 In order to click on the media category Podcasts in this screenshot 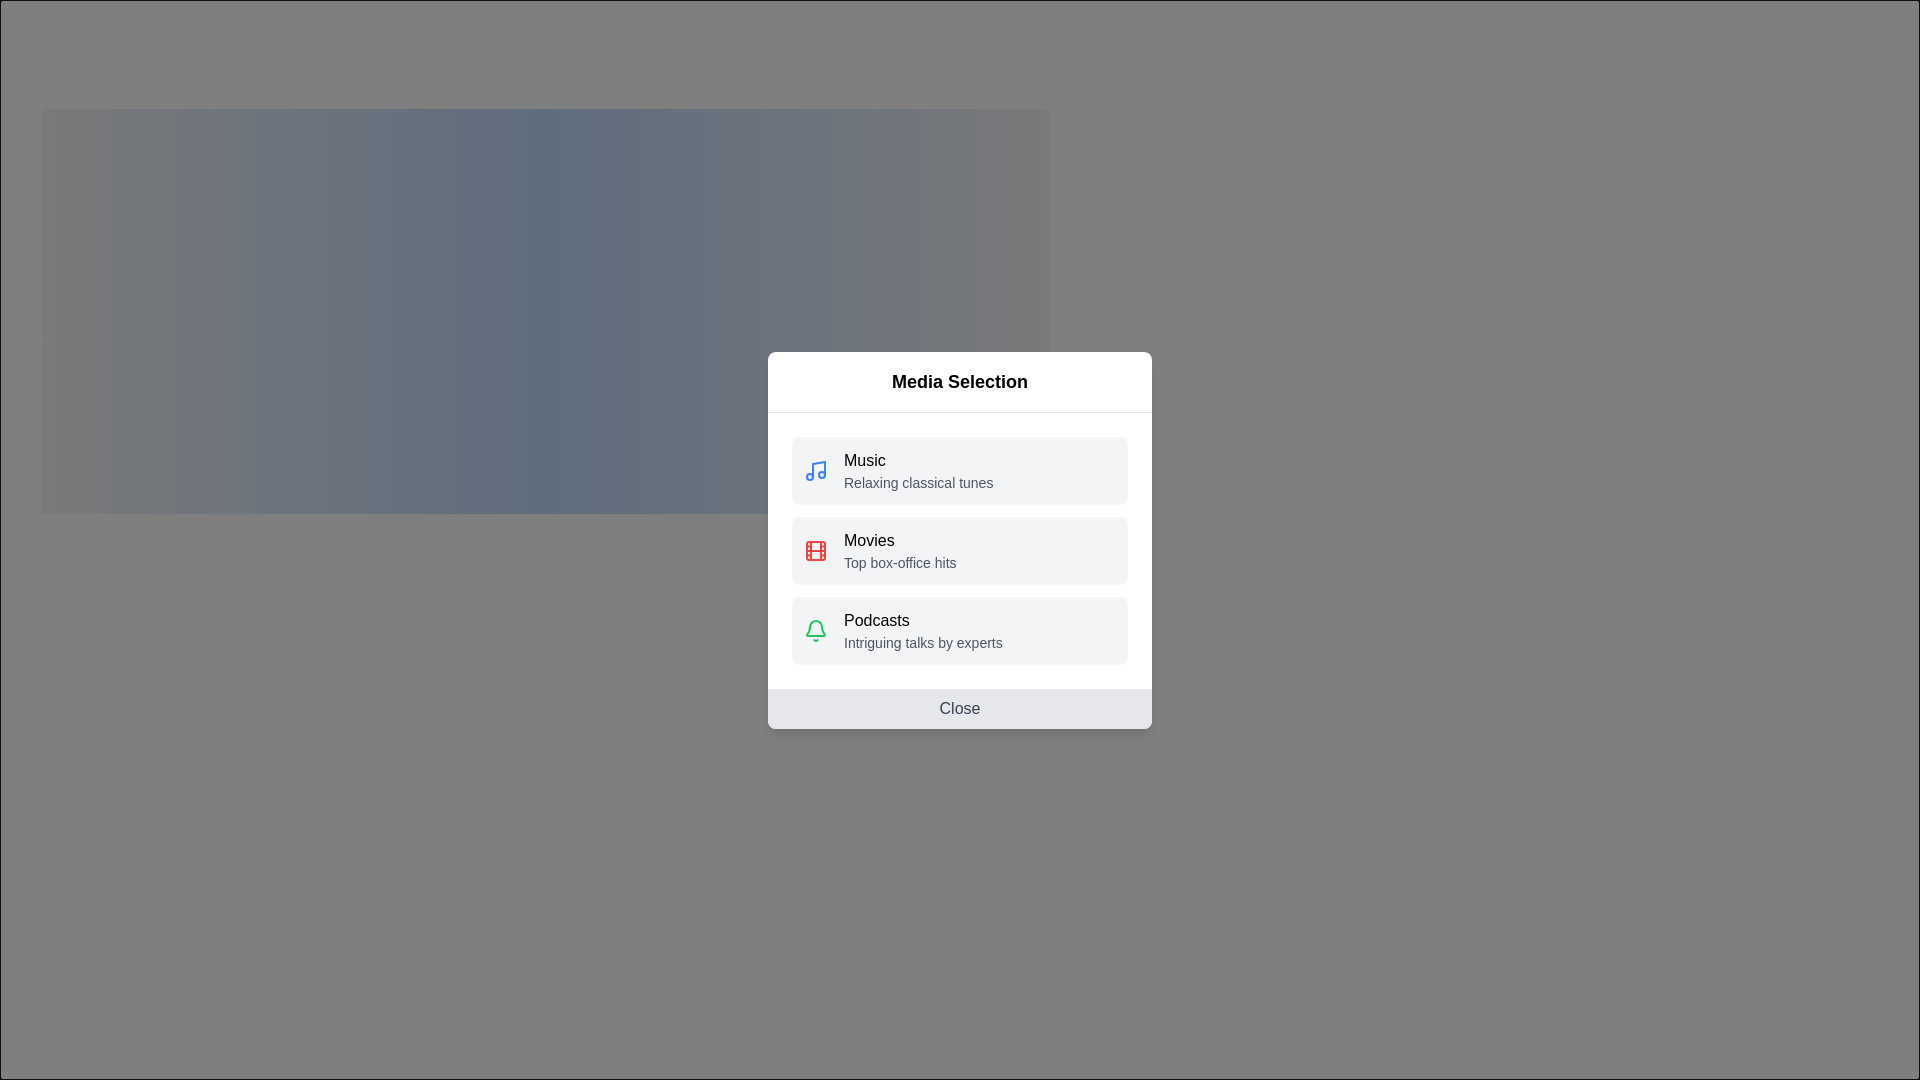, I will do `click(545, 400)`.